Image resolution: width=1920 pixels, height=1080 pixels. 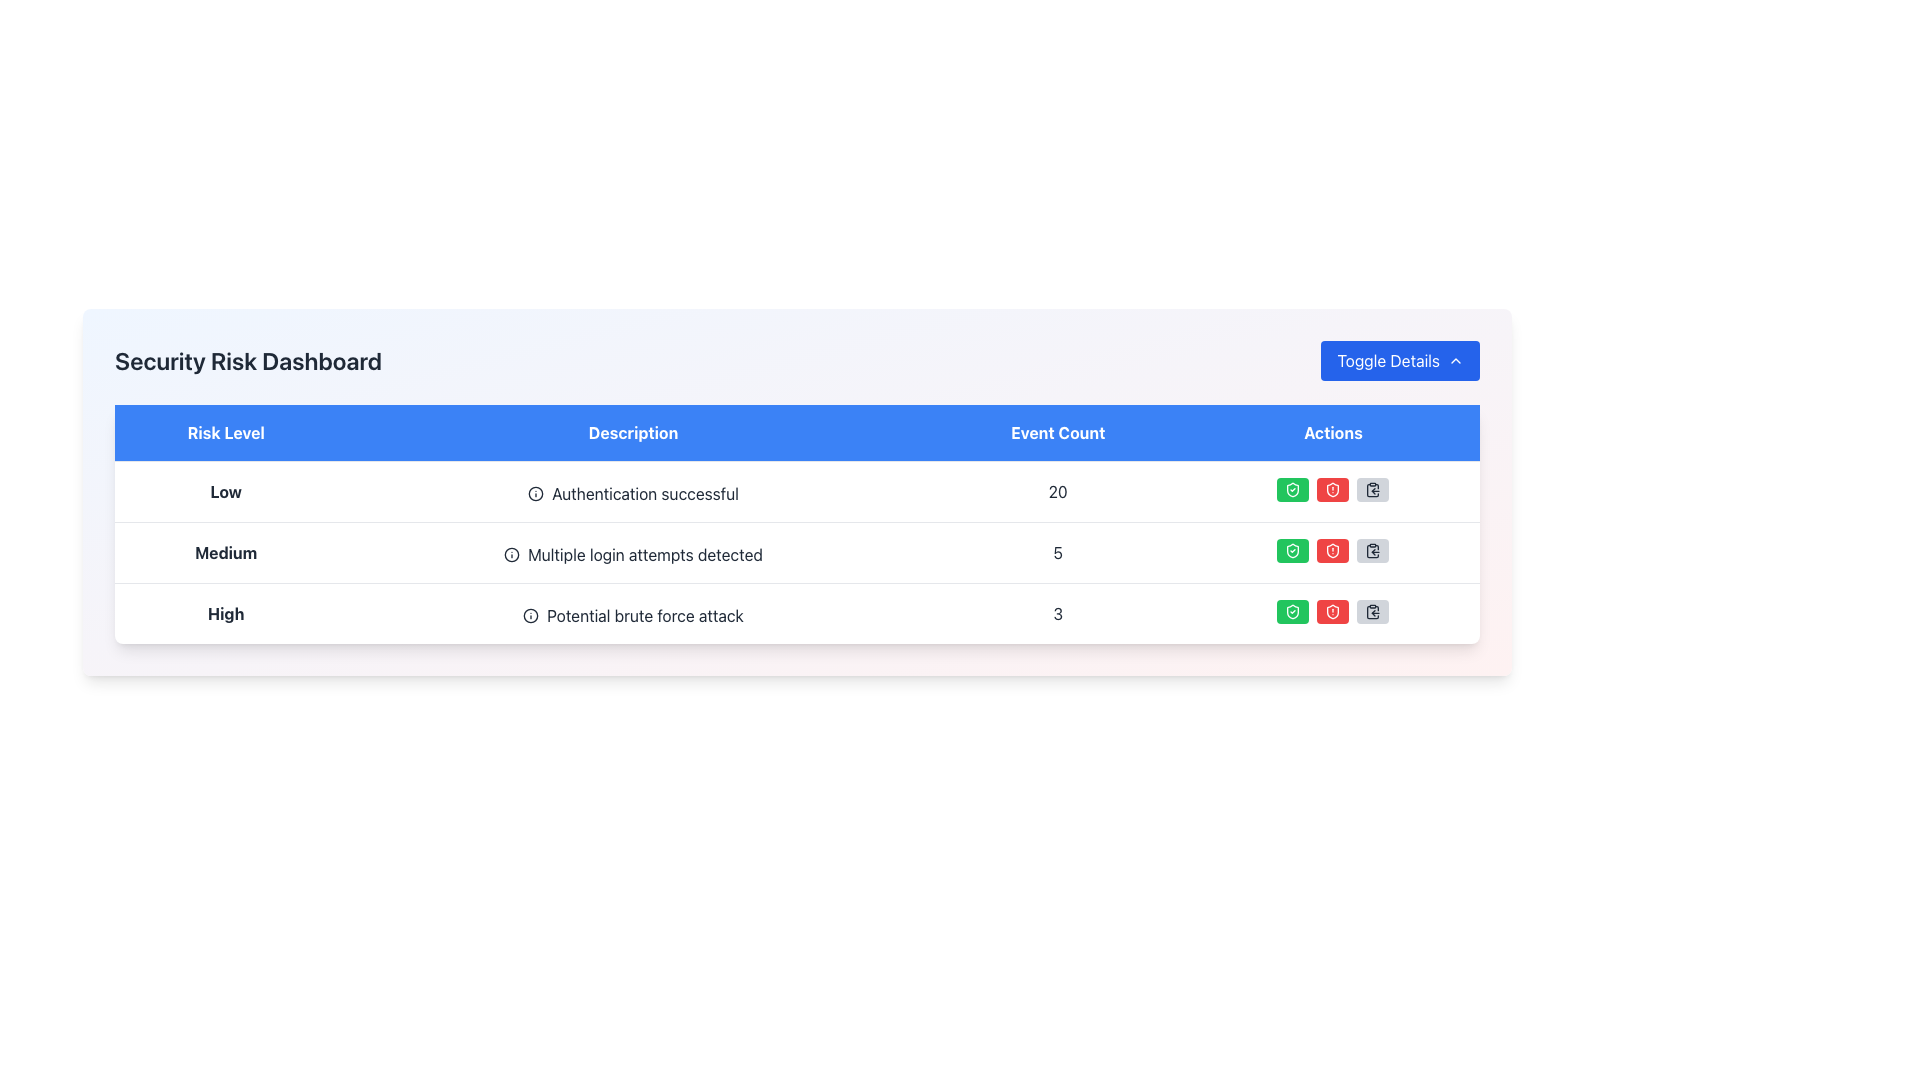 What do you see at coordinates (1372, 551) in the screenshot?
I see `the clipboard-copy icon button located in the rightmost area under the 'Actions' column for the 'High' level row` at bounding box center [1372, 551].